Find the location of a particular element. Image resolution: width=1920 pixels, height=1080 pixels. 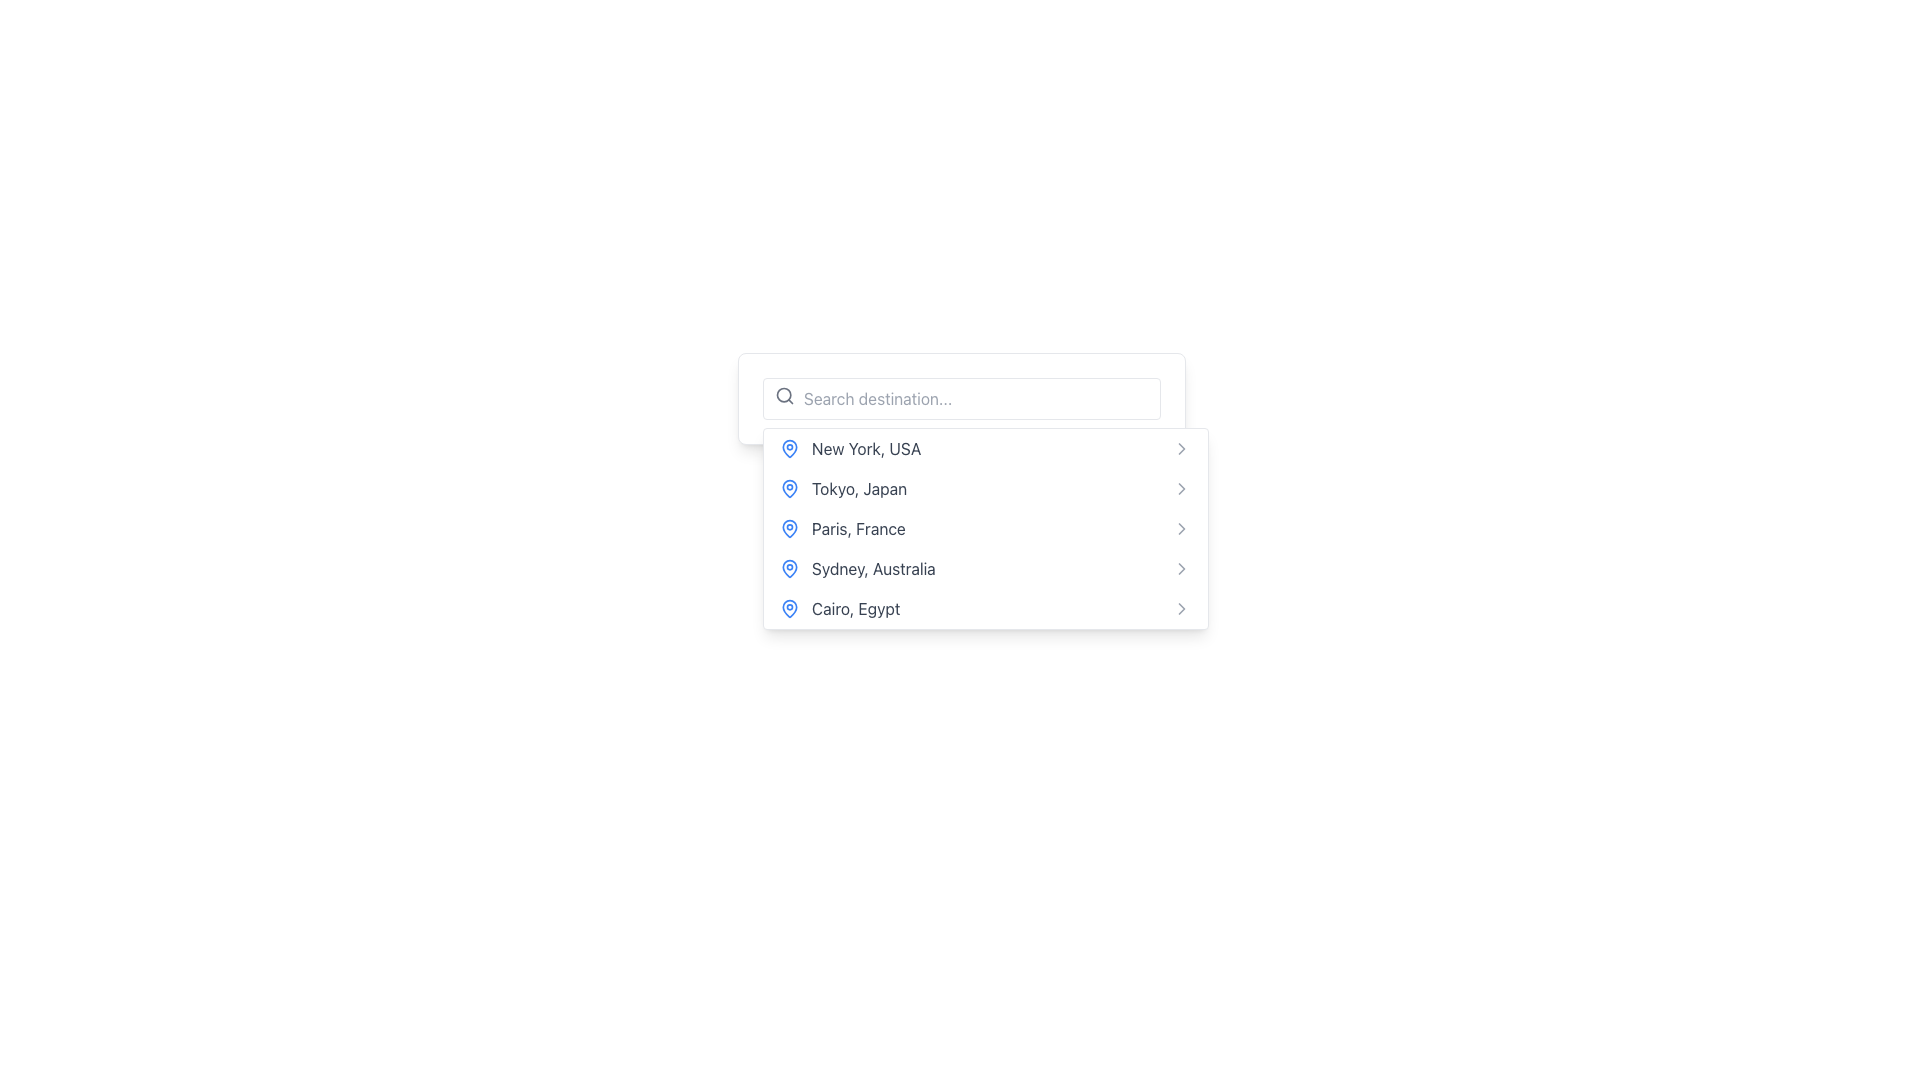

the fourth option in the location selection dropdown menu, which indicates 'Sydney, Australia' is located at coordinates (873, 569).